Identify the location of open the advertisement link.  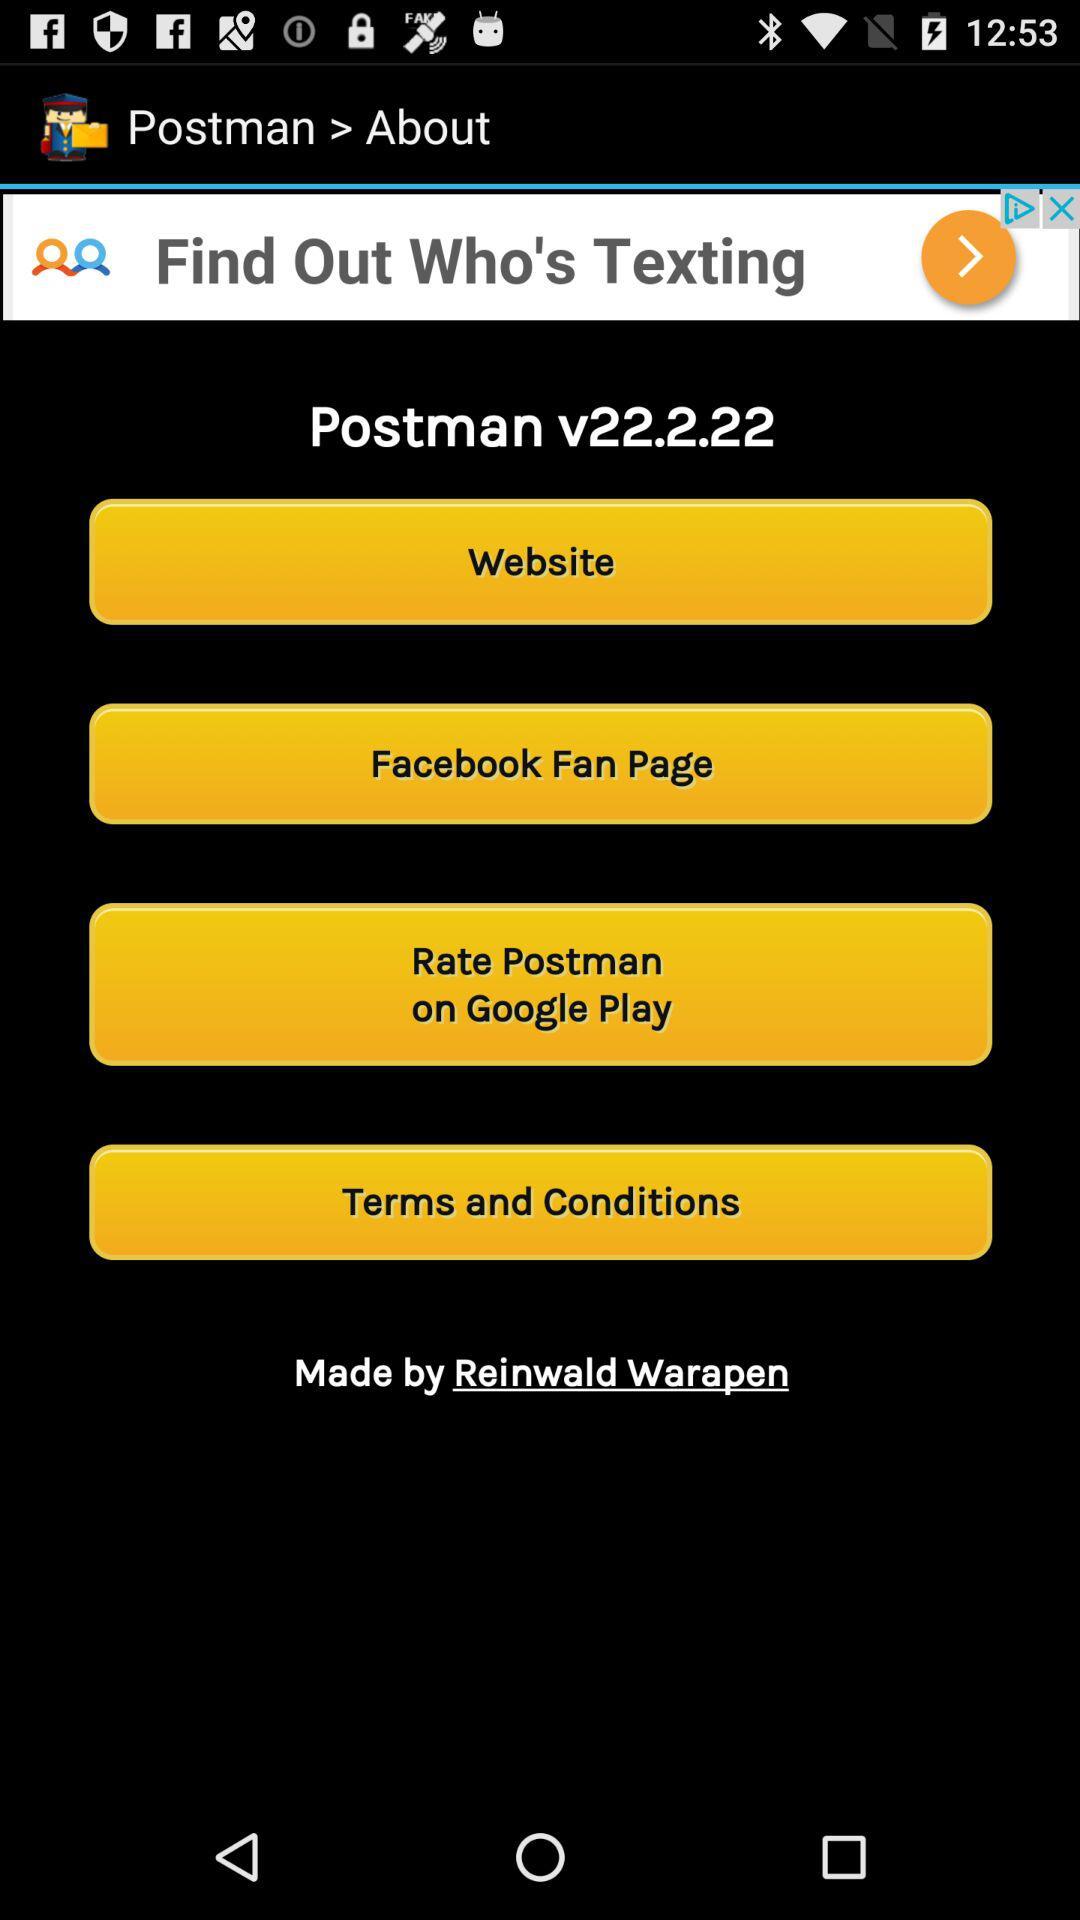
(540, 253).